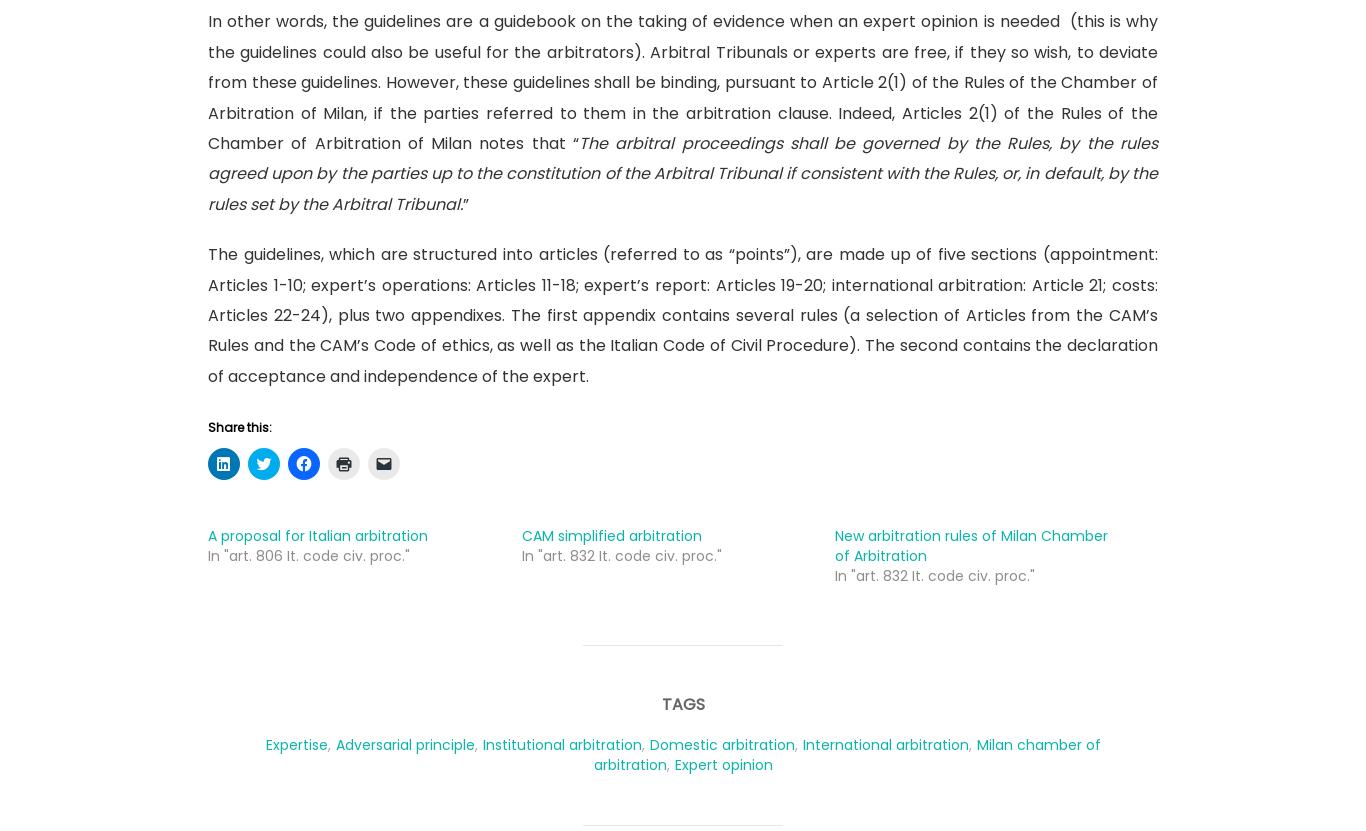 This screenshot has width=1366, height=831. What do you see at coordinates (296, 743) in the screenshot?
I see `'Expertise'` at bounding box center [296, 743].